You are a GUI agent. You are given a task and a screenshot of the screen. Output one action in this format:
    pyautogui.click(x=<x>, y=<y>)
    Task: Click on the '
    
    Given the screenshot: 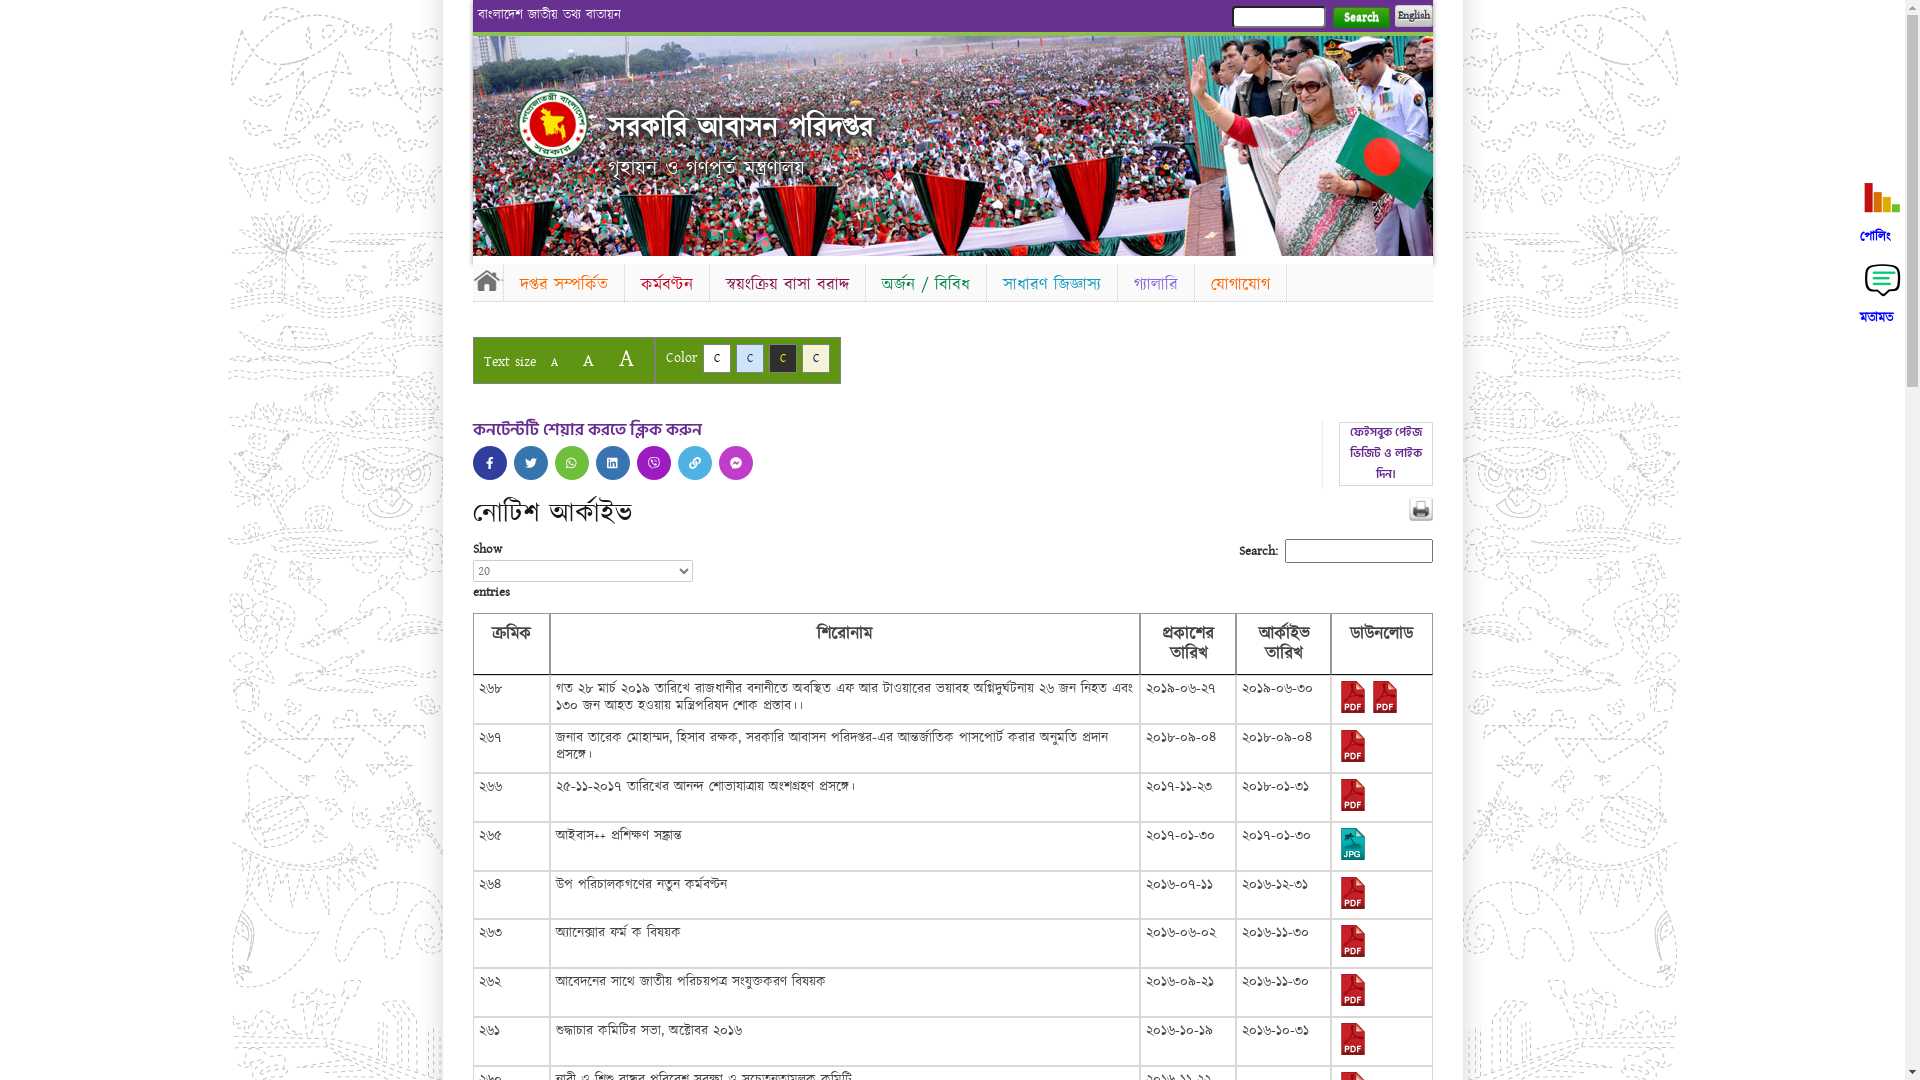 What is the action you would take?
    pyautogui.click(x=612, y=462)
    